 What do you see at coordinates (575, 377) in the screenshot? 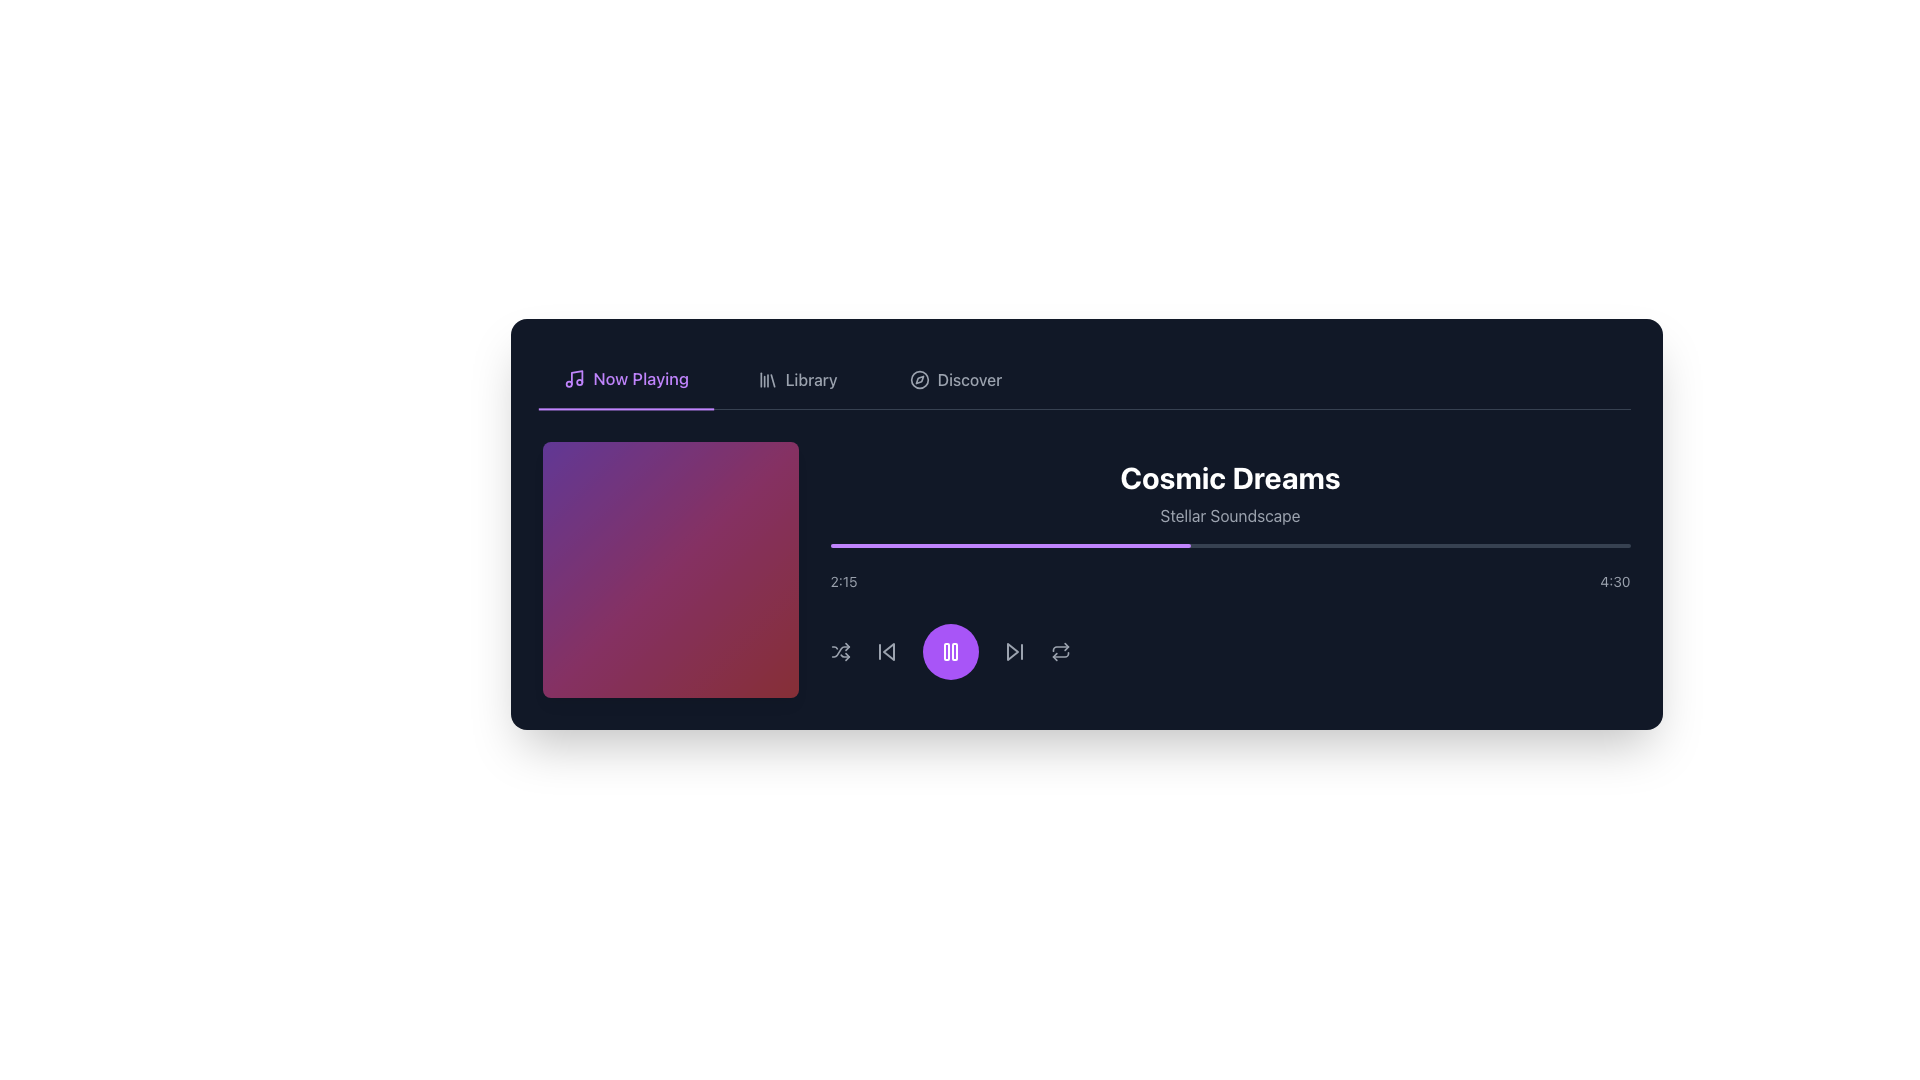
I see `thin vertical line styled like a musical note stem, located beside the 'Now Playing' text in the music player interface for debugging purposes` at bounding box center [575, 377].